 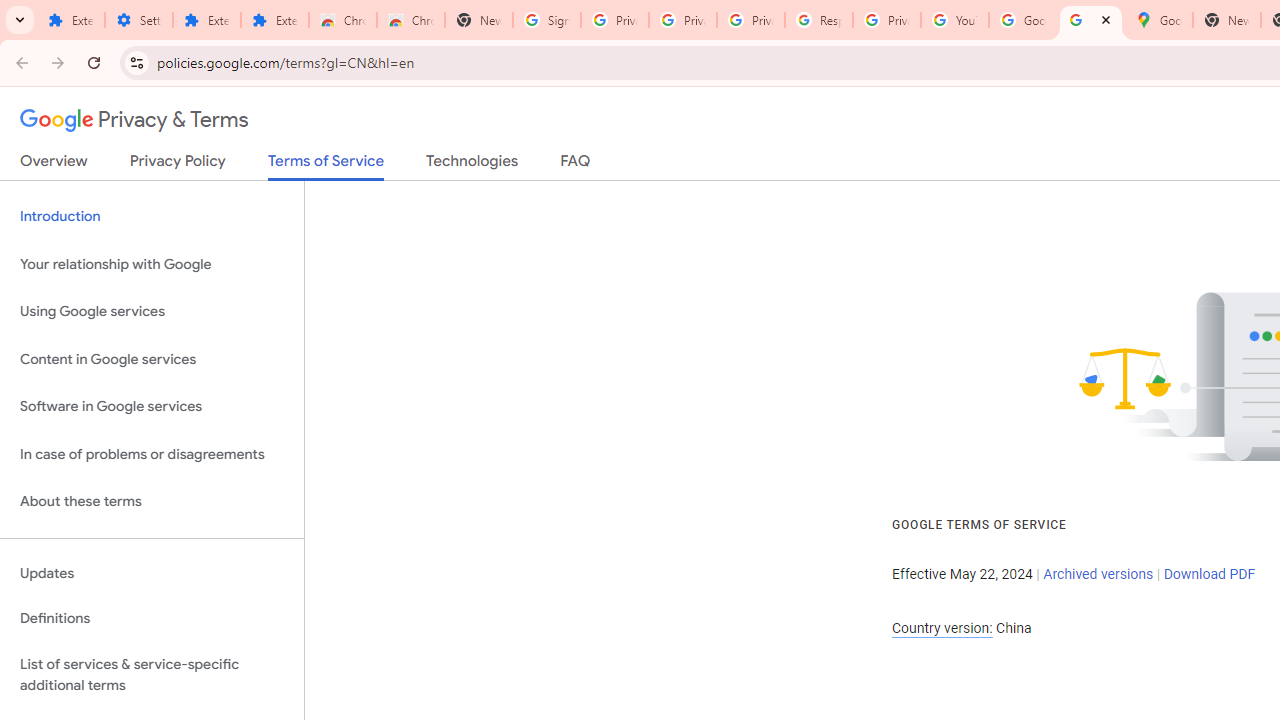 What do you see at coordinates (151, 263) in the screenshot?
I see `'Your relationship with Google'` at bounding box center [151, 263].